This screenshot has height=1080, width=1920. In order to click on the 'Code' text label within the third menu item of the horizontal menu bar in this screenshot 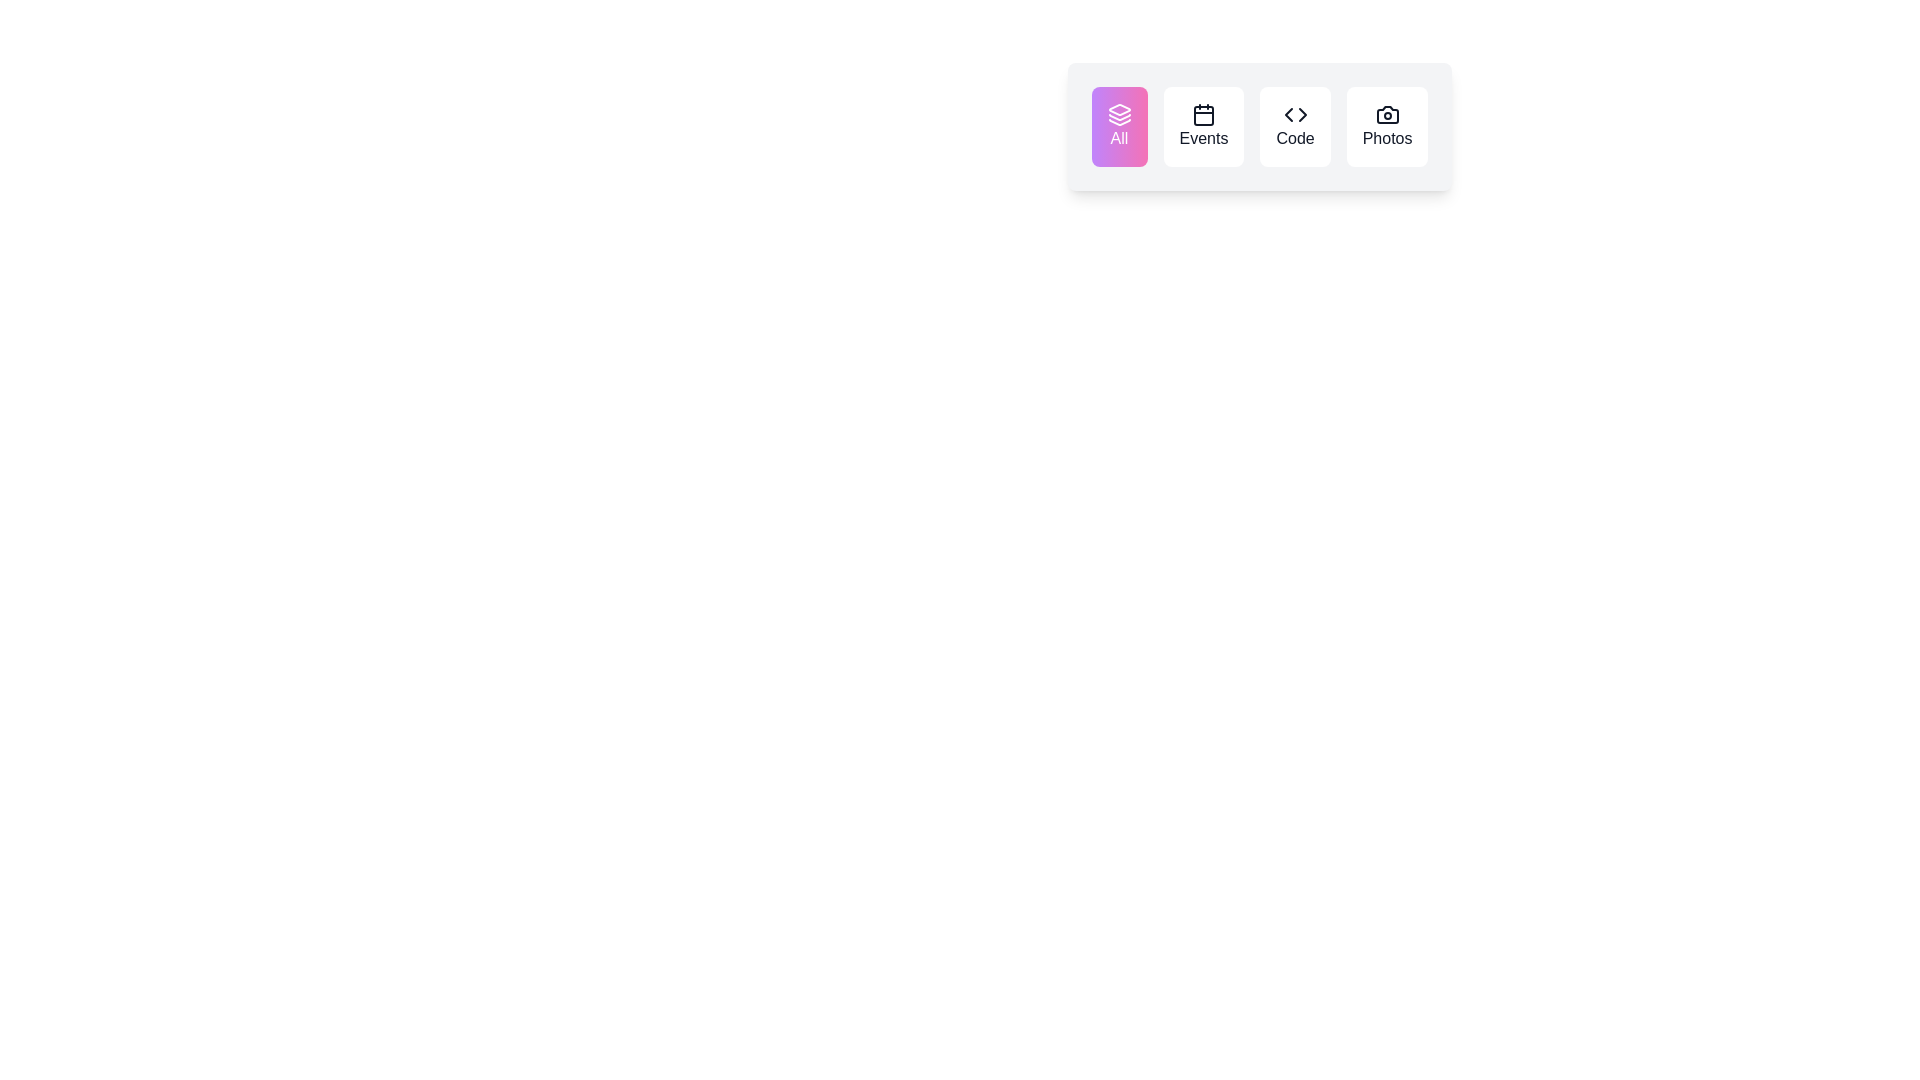, I will do `click(1295, 137)`.